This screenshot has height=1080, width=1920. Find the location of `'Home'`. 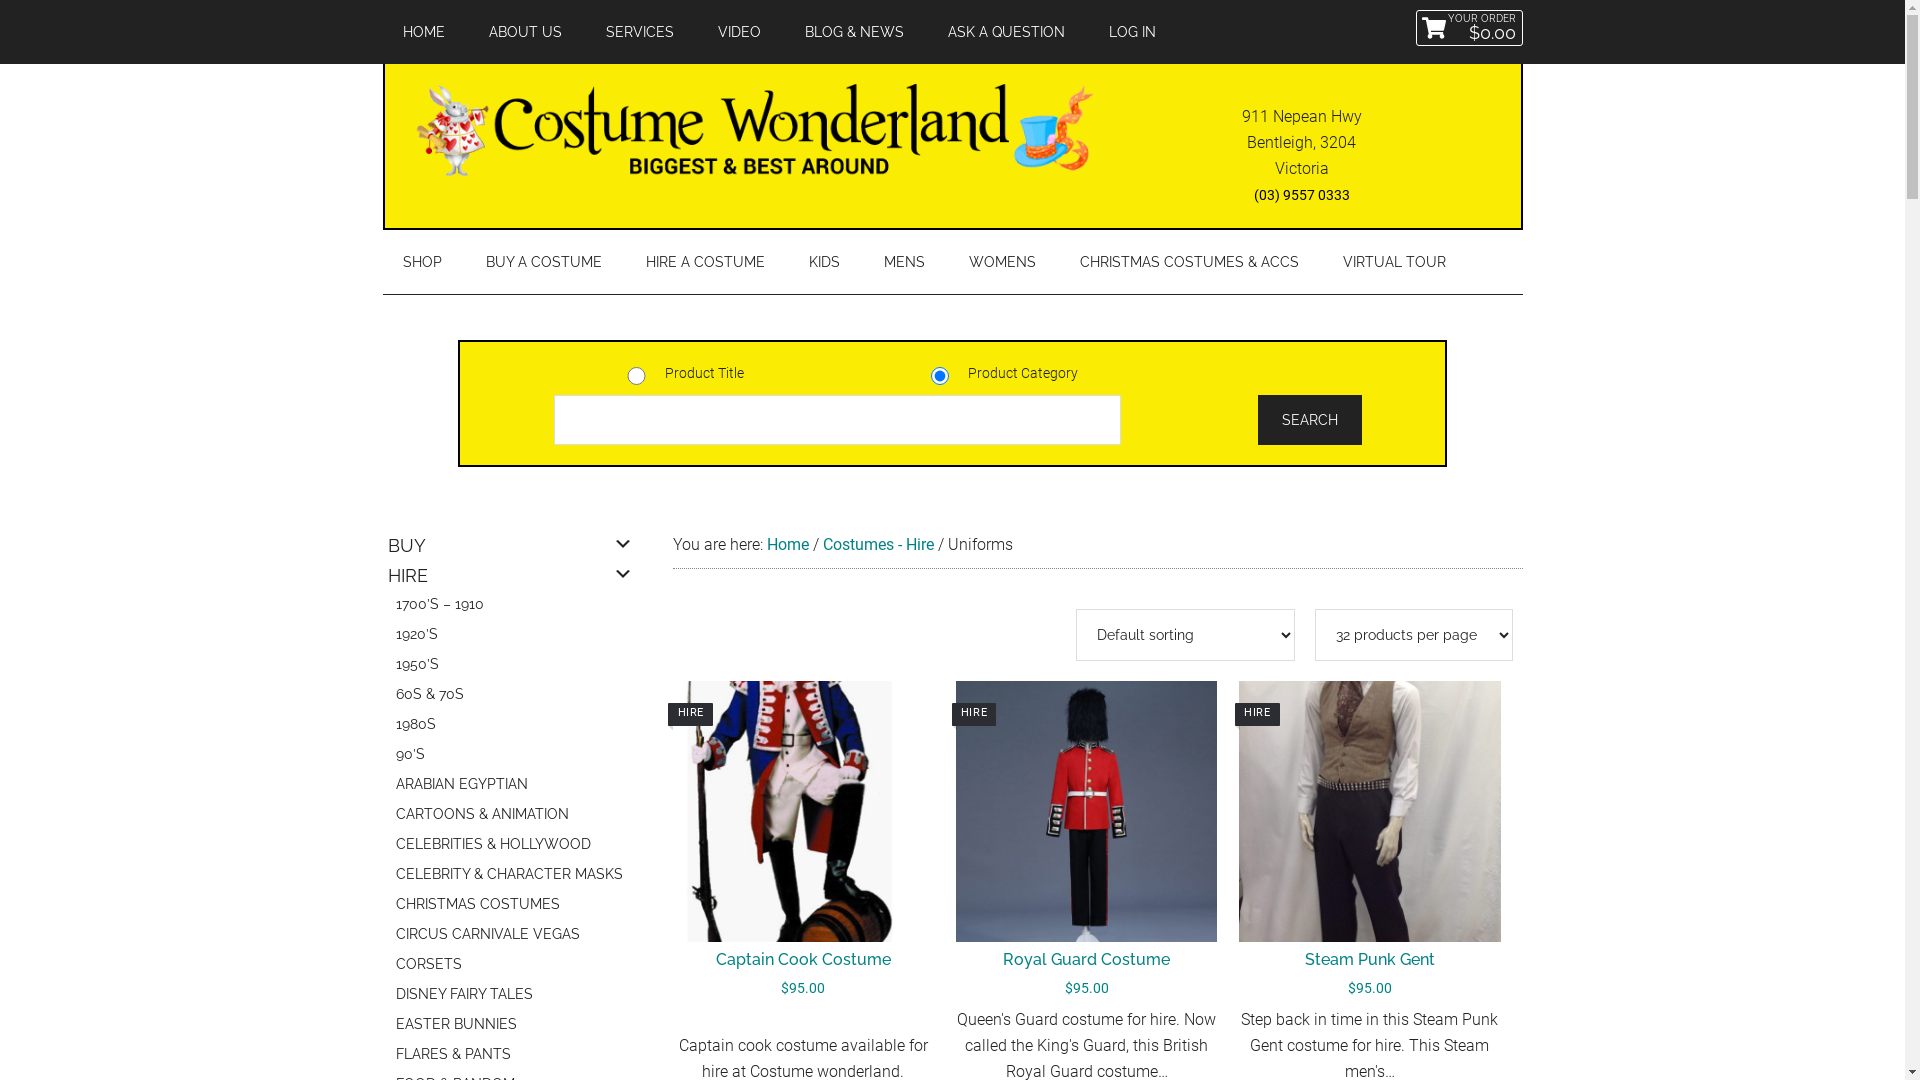

'Home' is located at coordinates (786, 544).